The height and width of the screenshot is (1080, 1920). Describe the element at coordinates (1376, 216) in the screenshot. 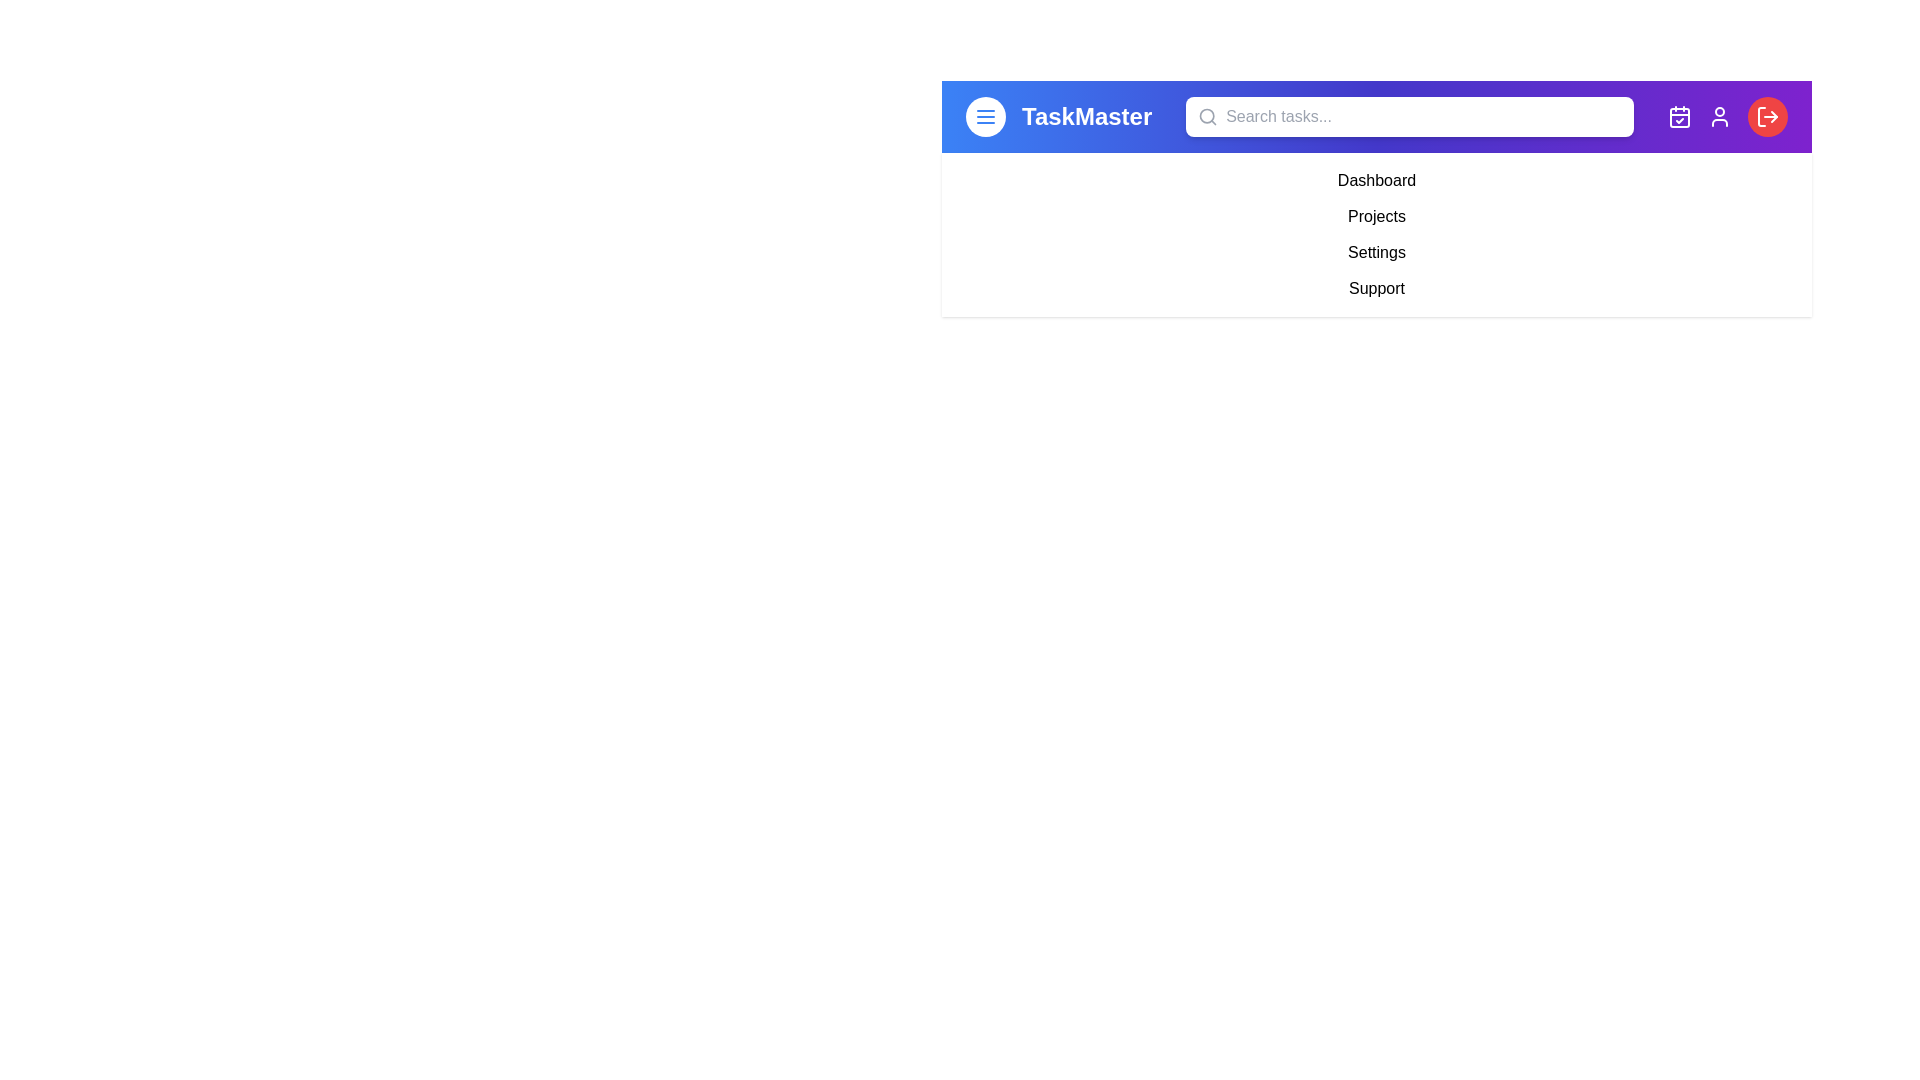

I see `the 'Projects' link in the navigation menu` at that location.